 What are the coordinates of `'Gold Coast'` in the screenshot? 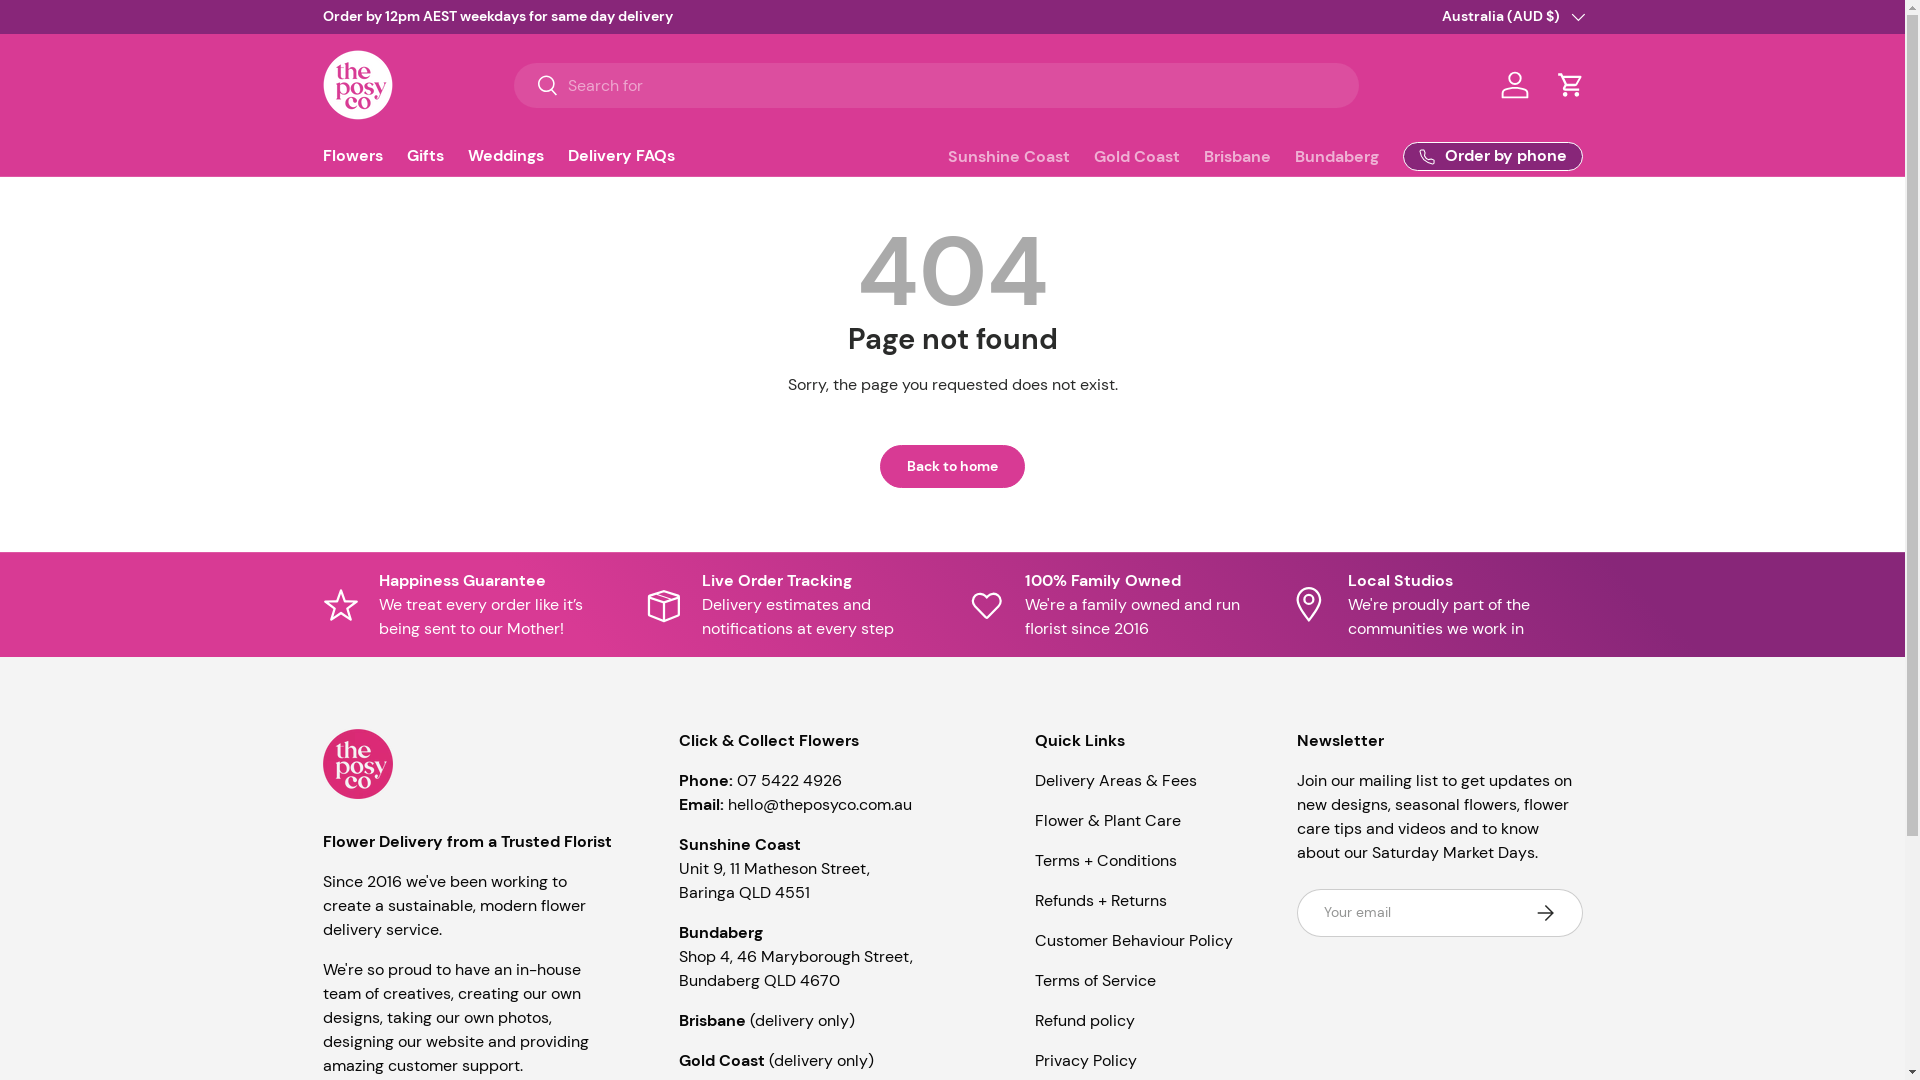 It's located at (1137, 155).